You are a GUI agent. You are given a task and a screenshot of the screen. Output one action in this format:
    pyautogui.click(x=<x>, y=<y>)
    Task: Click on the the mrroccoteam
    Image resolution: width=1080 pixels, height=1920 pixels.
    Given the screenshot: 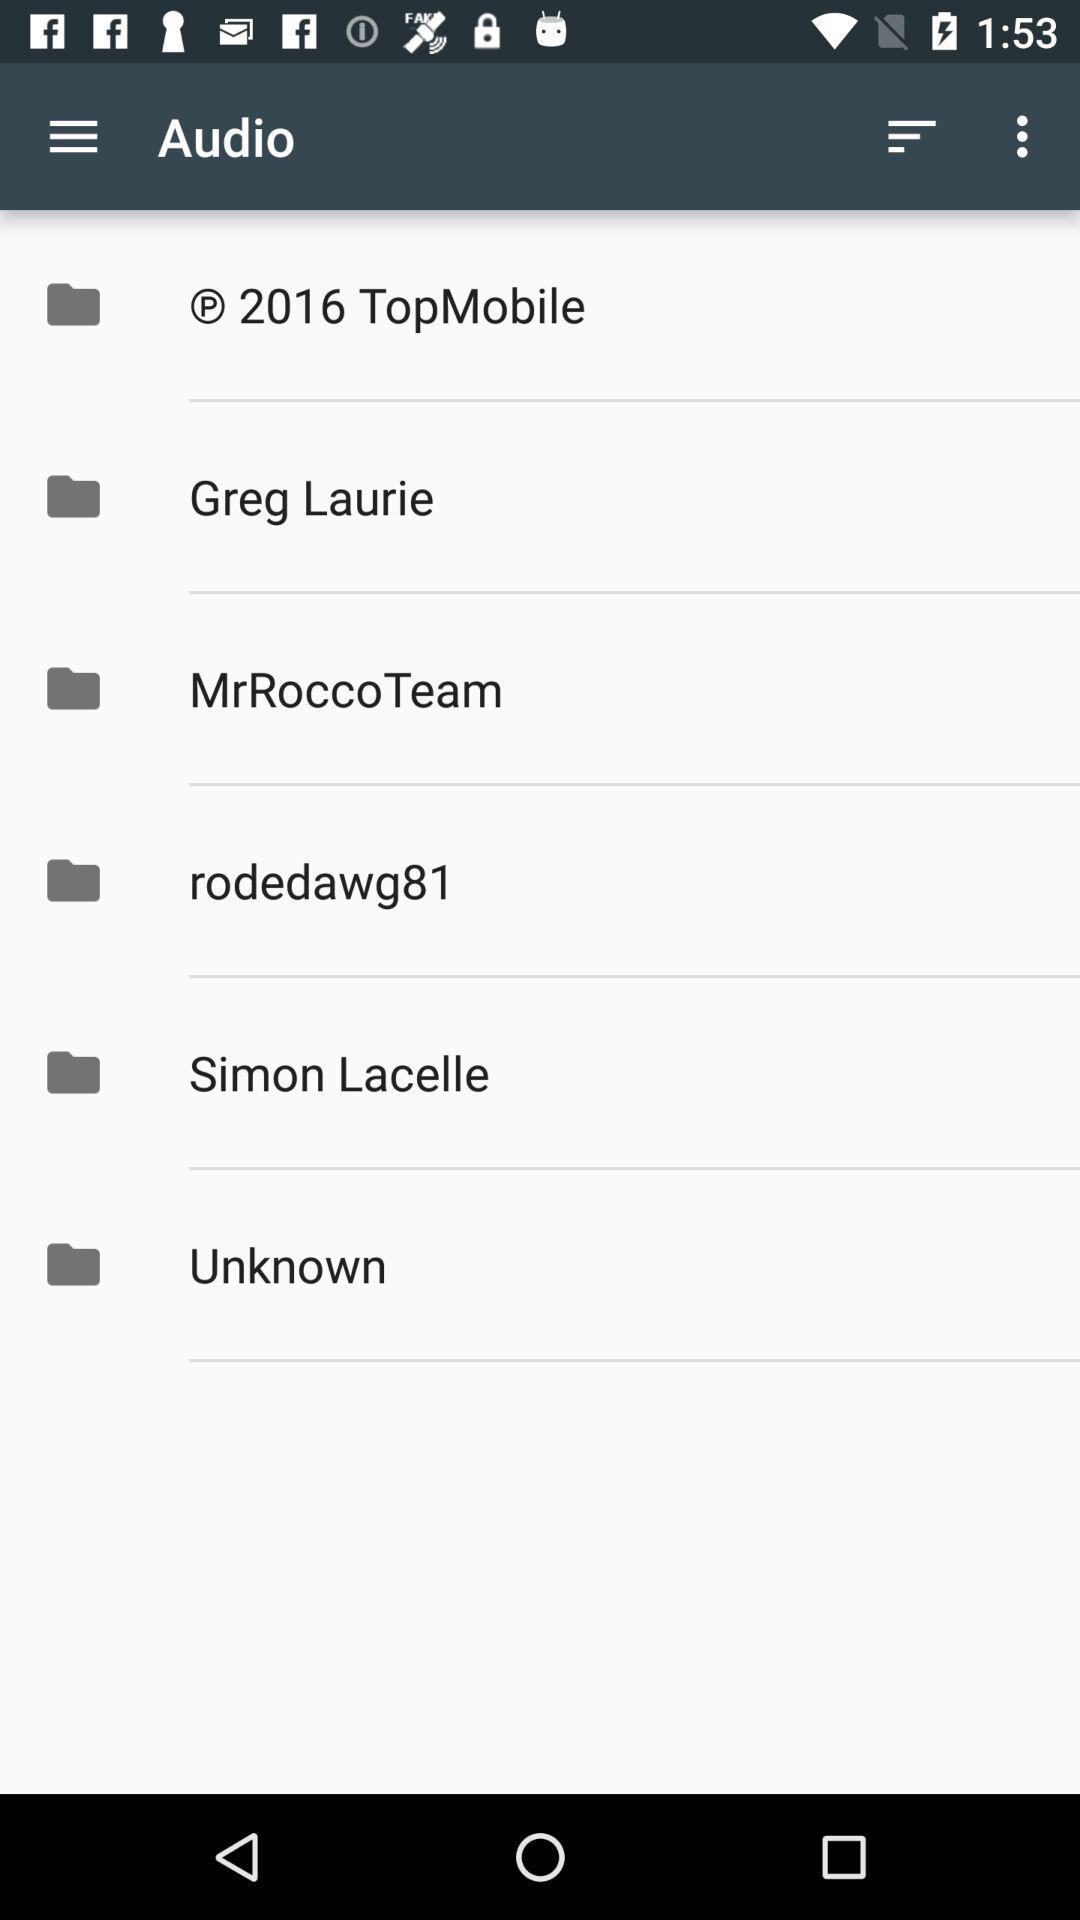 What is the action you would take?
    pyautogui.click(x=612, y=688)
    